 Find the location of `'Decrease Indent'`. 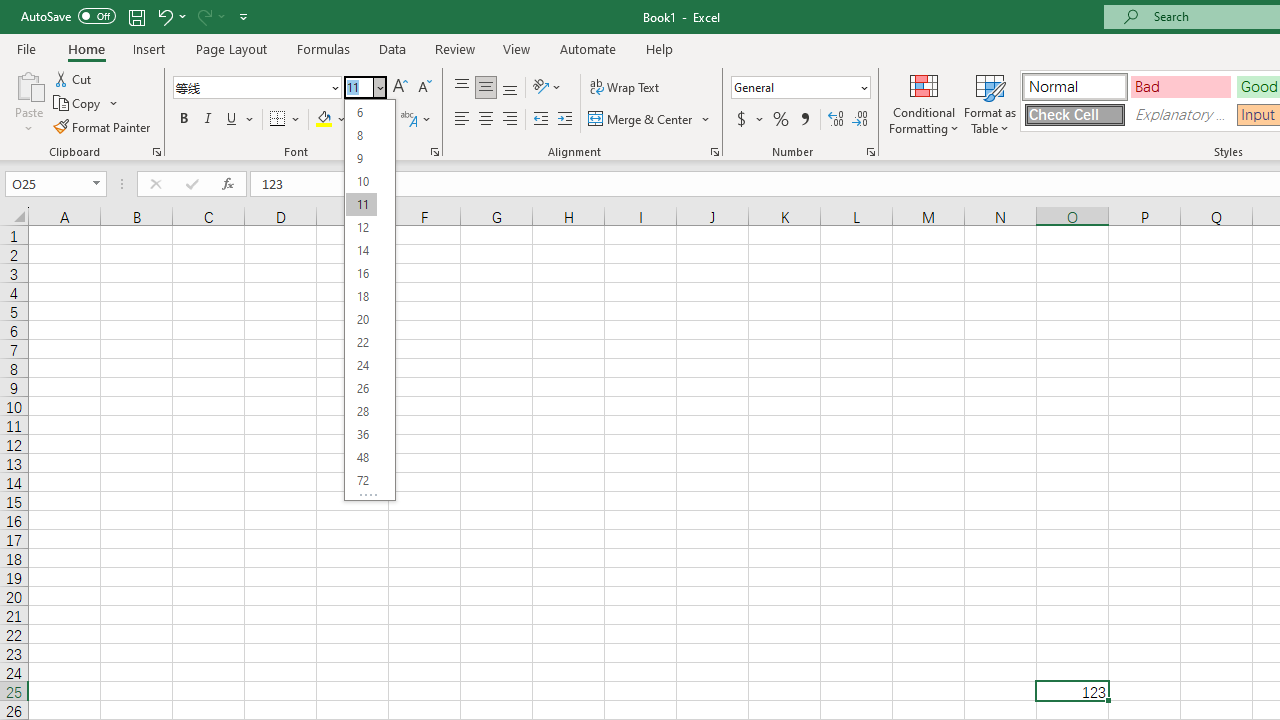

'Decrease Indent' is located at coordinates (540, 119).